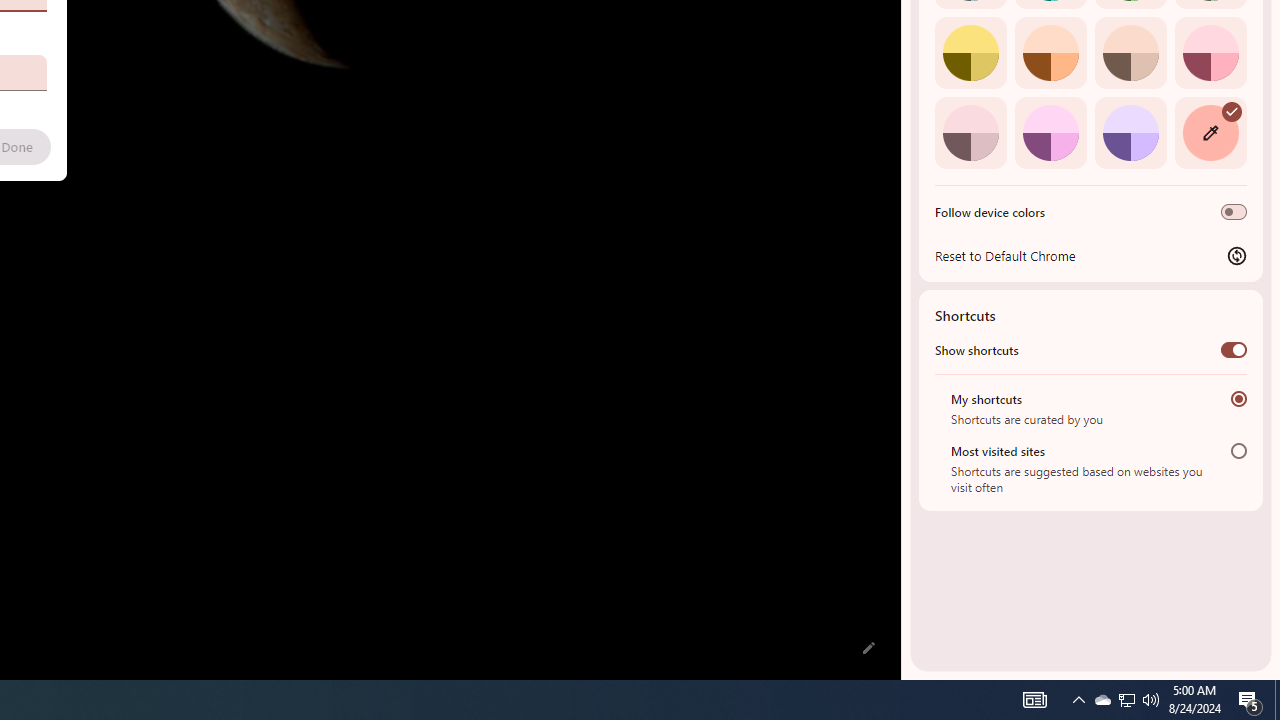  What do you see at coordinates (1232, 348) in the screenshot?
I see `'Show shortcuts'` at bounding box center [1232, 348].